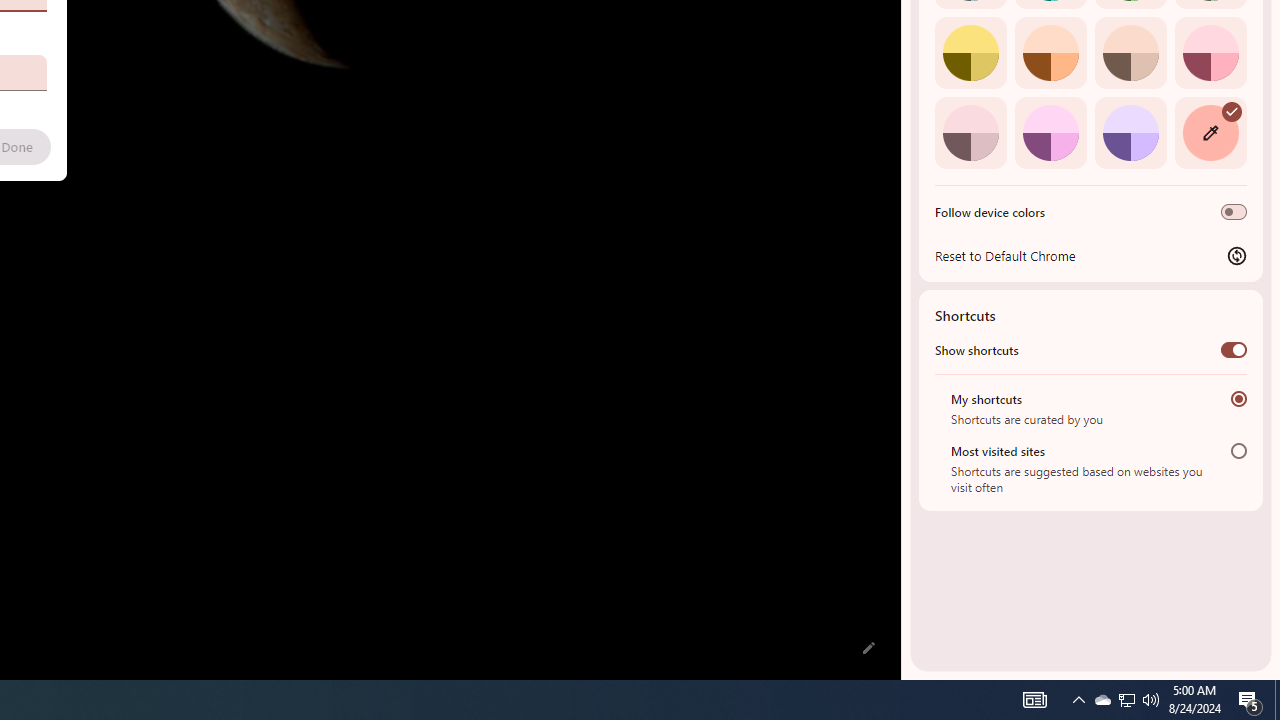  What do you see at coordinates (1232, 348) in the screenshot?
I see `'Show shortcuts'` at bounding box center [1232, 348].